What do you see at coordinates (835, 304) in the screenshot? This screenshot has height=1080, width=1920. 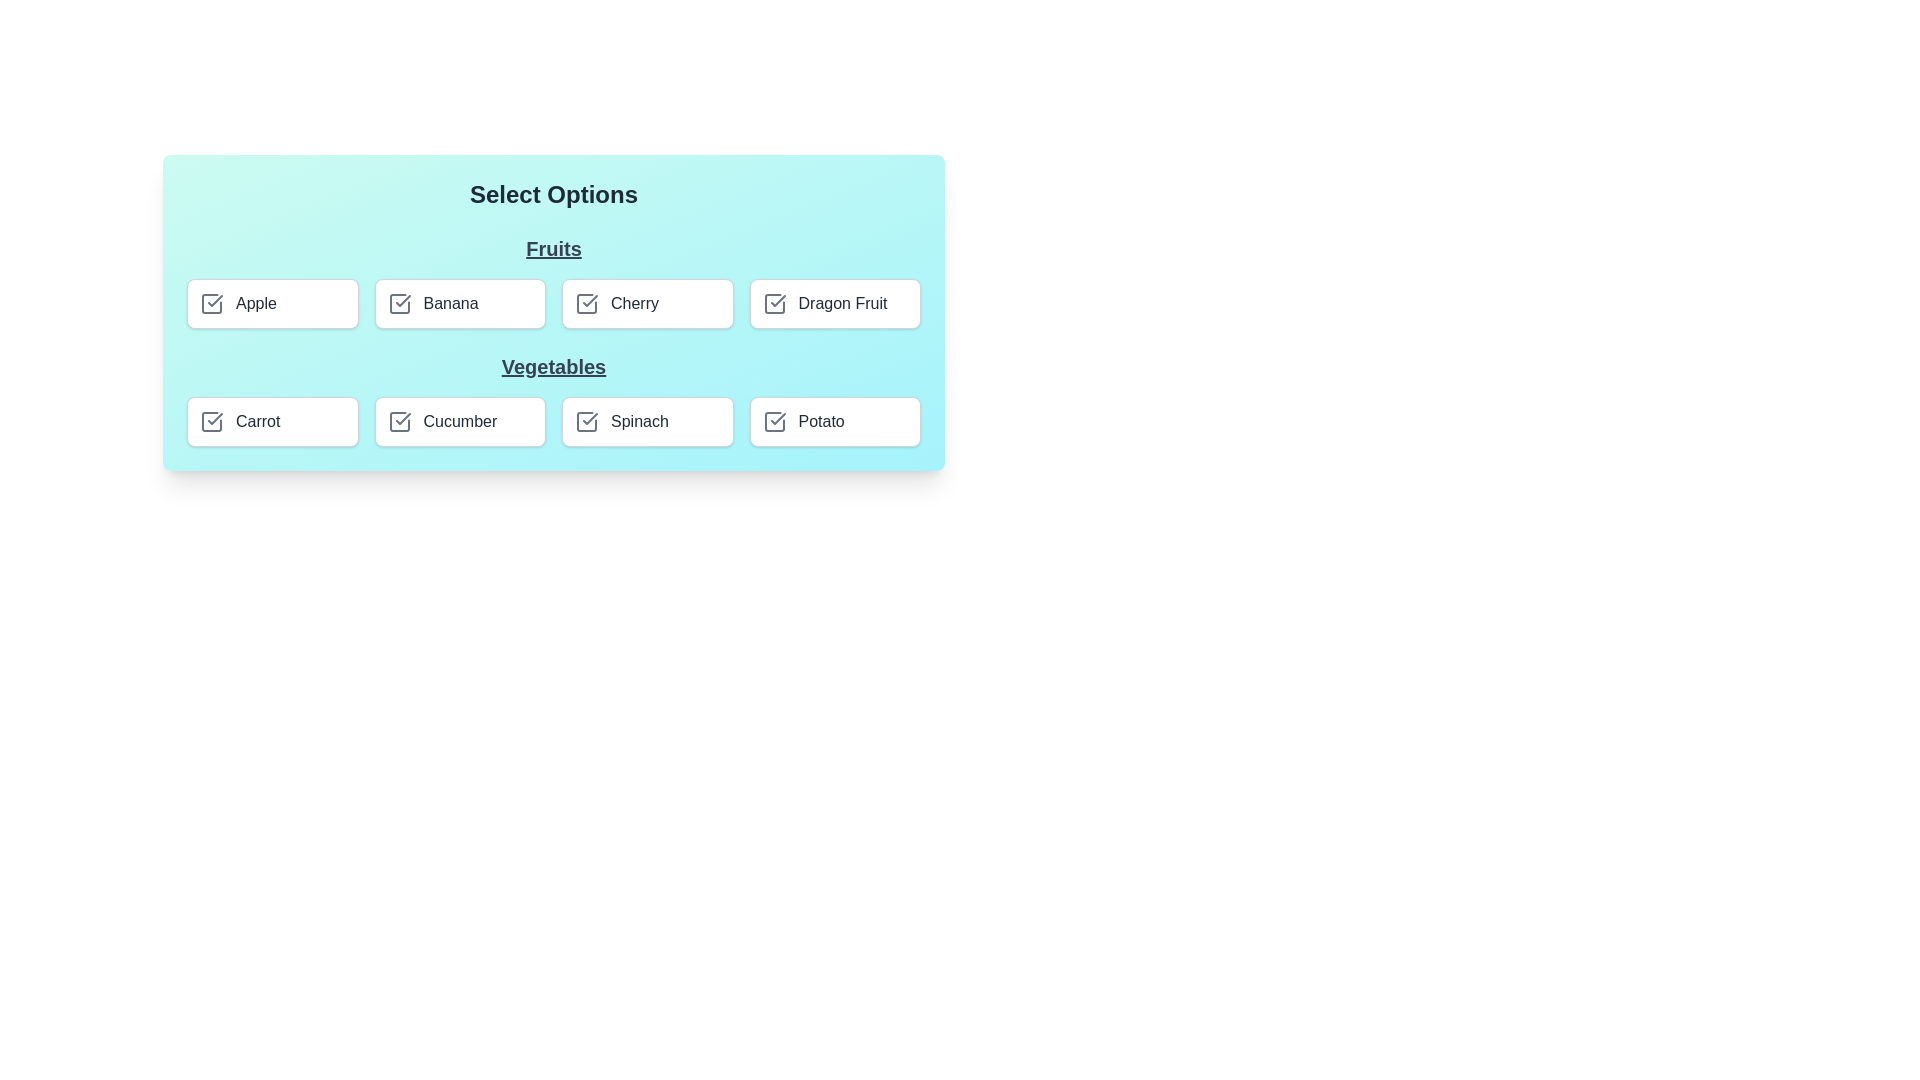 I see `the selectable option for 'Dragon Fruit' using keyboard navigation` at bounding box center [835, 304].